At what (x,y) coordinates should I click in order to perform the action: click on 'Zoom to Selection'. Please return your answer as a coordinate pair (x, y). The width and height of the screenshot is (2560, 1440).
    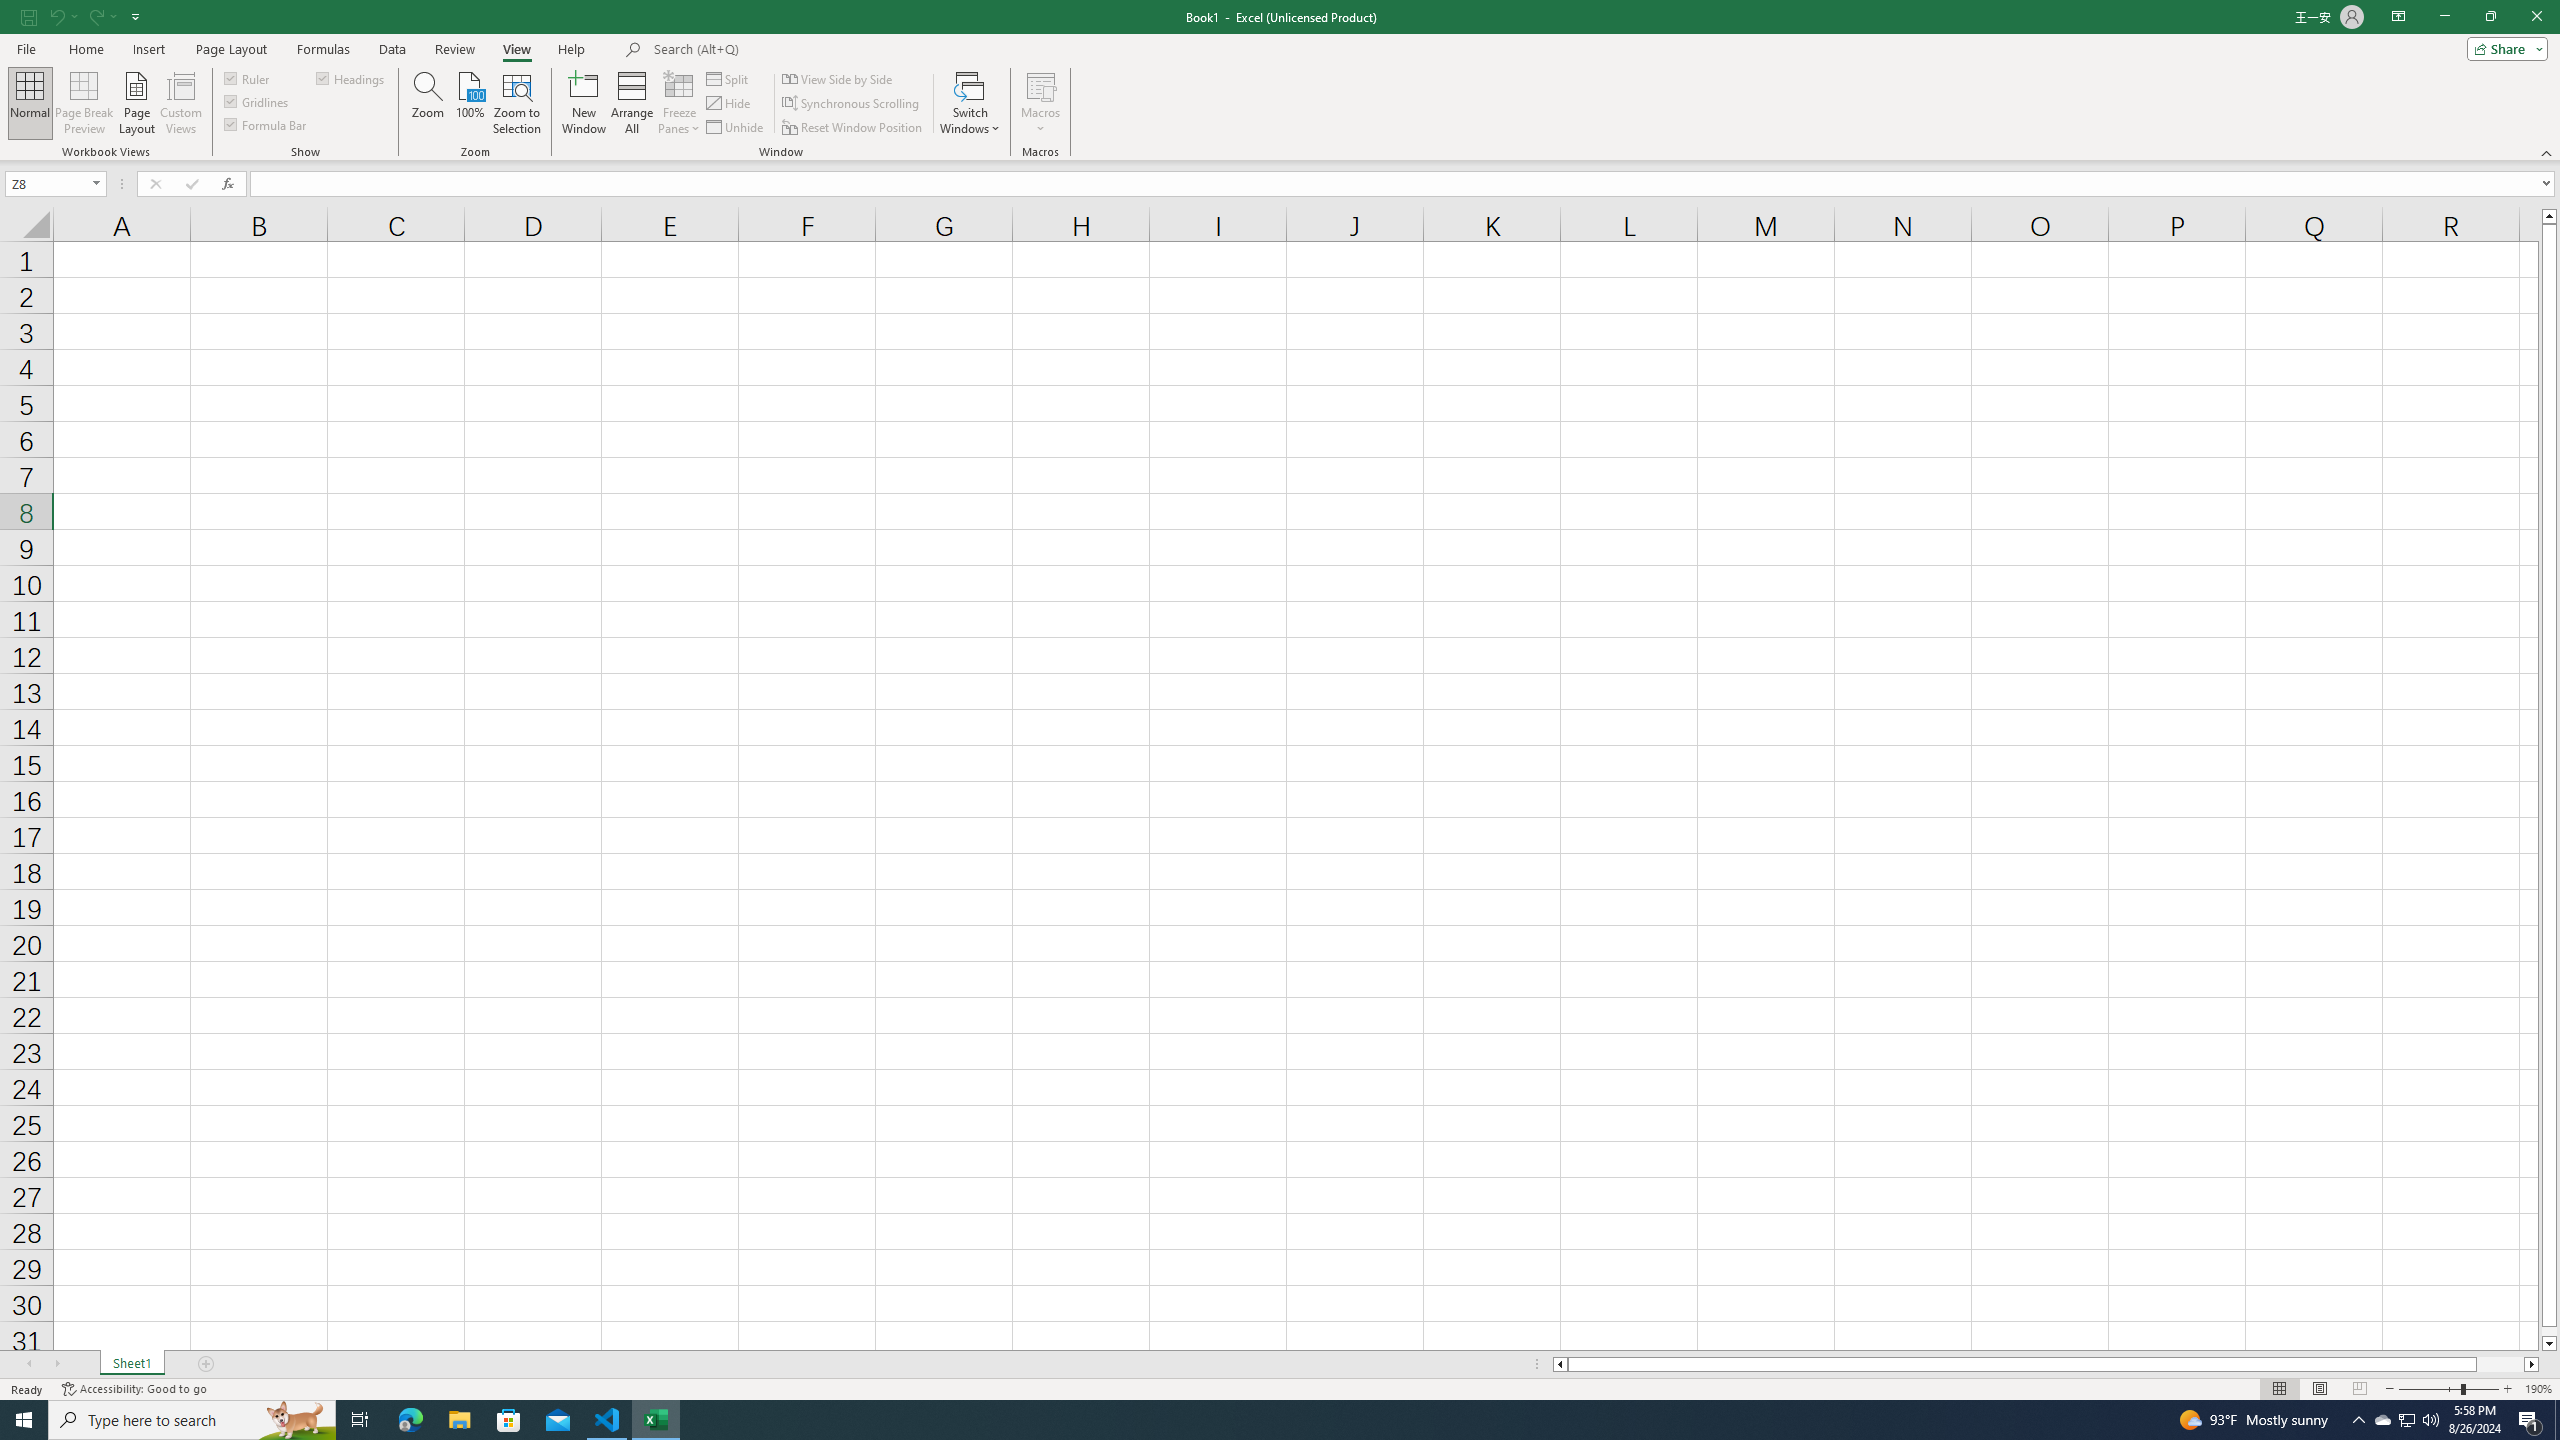
    Looking at the image, I should click on (517, 103).